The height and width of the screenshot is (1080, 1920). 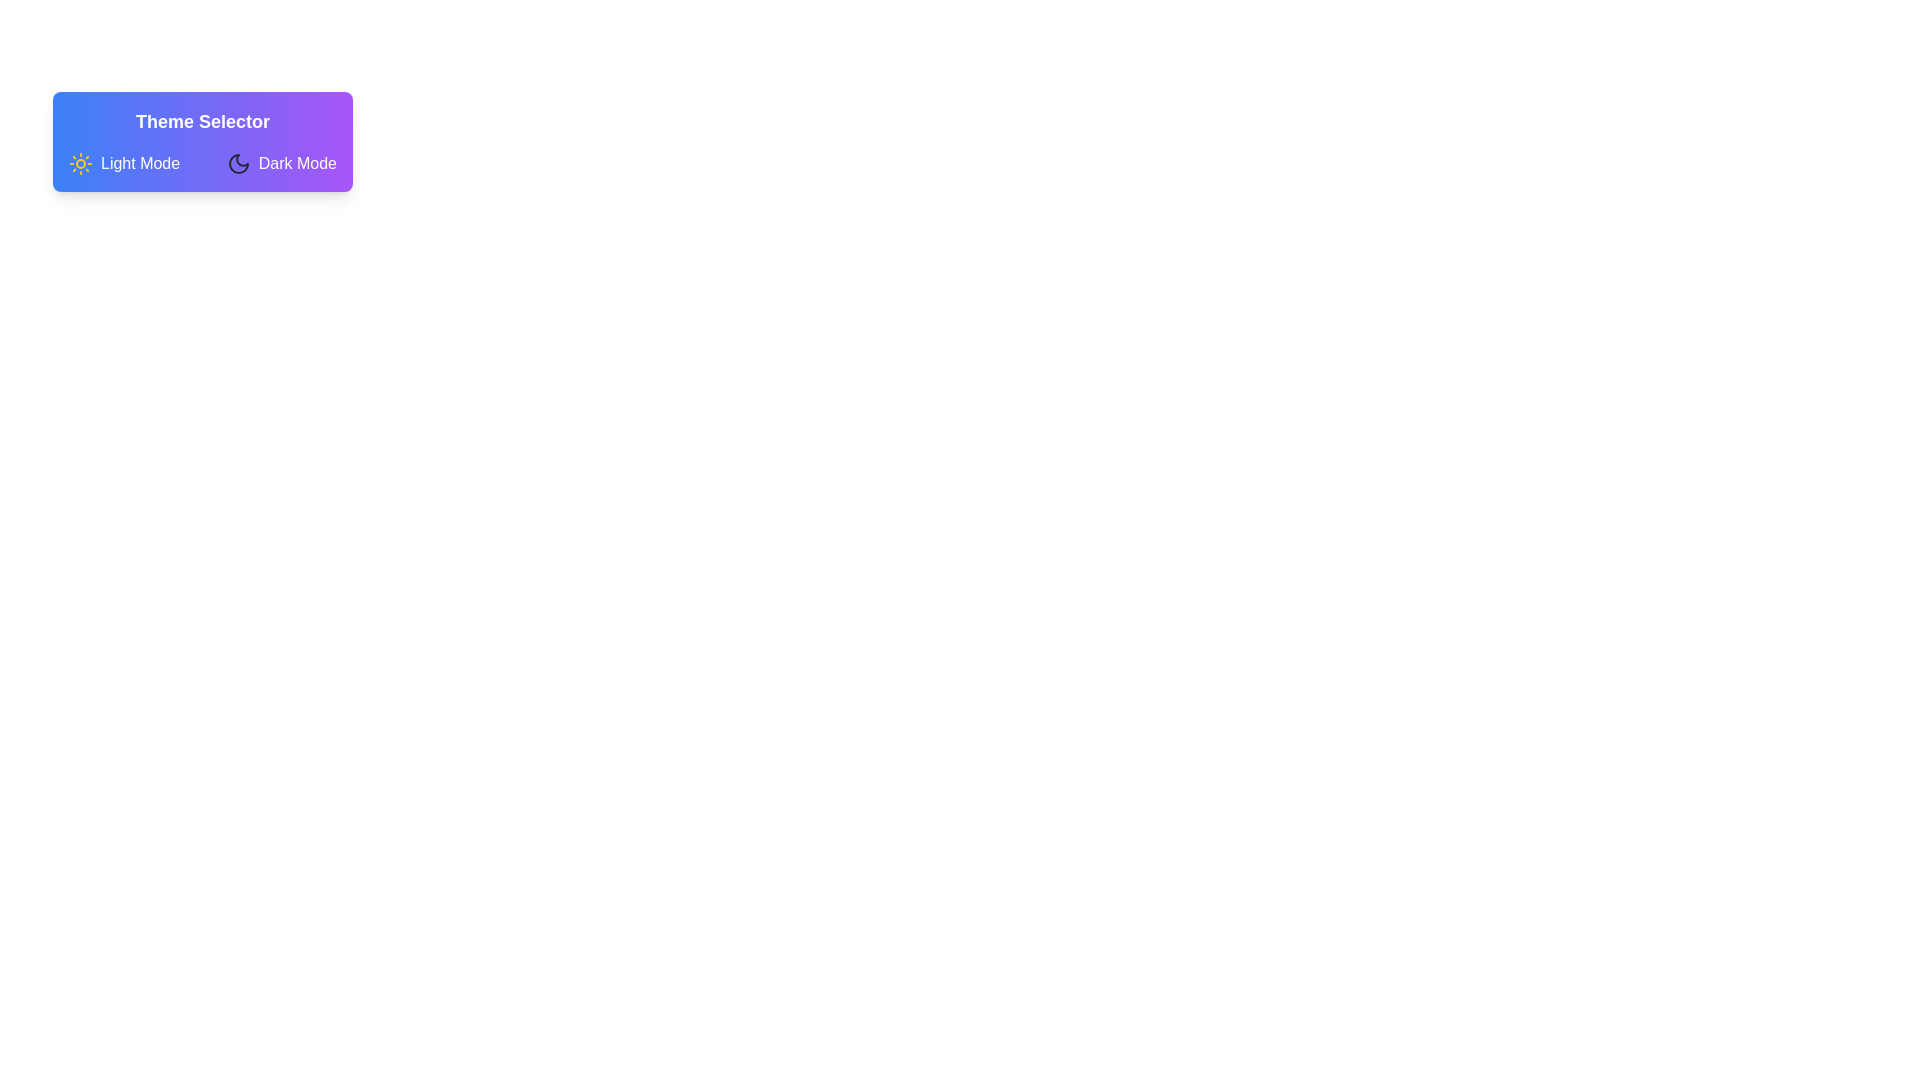 What do you see at coordinates (296, 163) in the screenshot?
I see `the 'Dark Mode' text label styled in white sans-serif font against a gradient background within the 'Theme Selector' card interface` at bounding box center [296, 163].